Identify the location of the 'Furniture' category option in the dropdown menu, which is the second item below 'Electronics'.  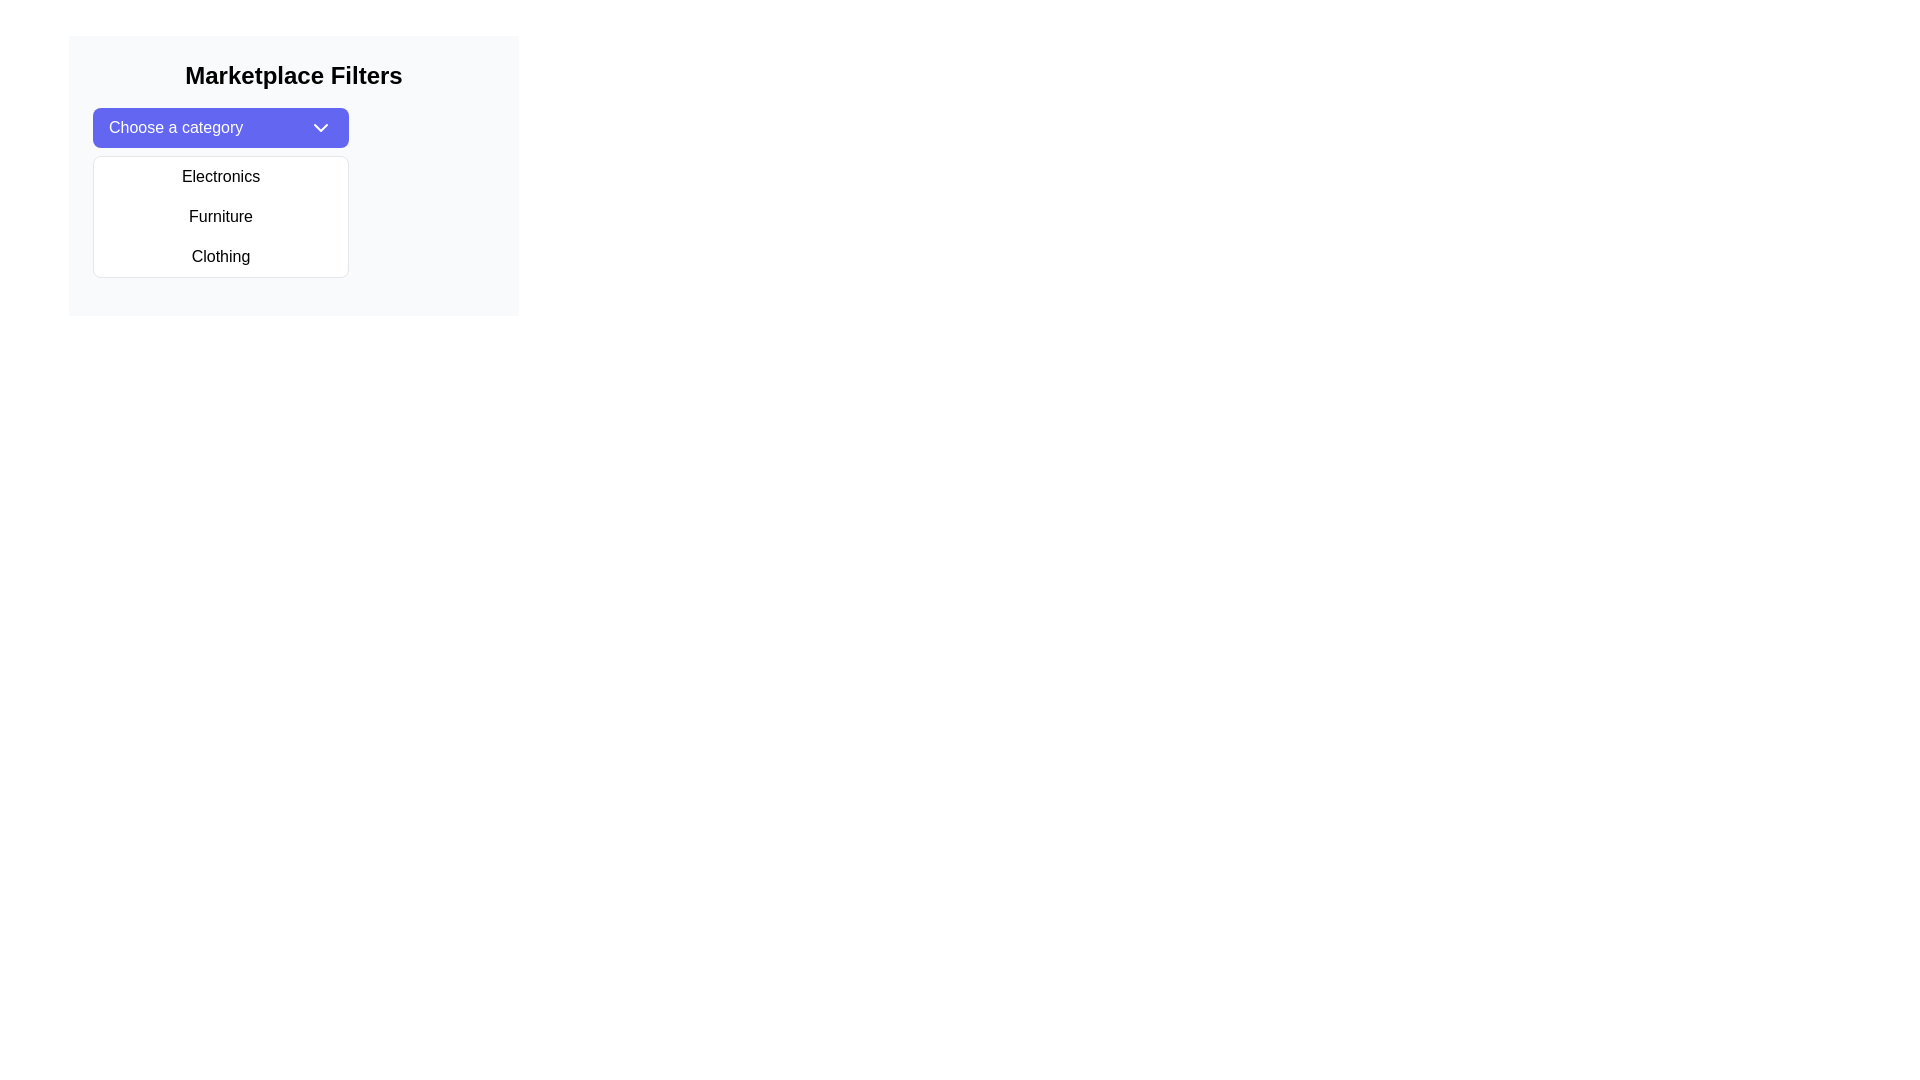
(220, 216).